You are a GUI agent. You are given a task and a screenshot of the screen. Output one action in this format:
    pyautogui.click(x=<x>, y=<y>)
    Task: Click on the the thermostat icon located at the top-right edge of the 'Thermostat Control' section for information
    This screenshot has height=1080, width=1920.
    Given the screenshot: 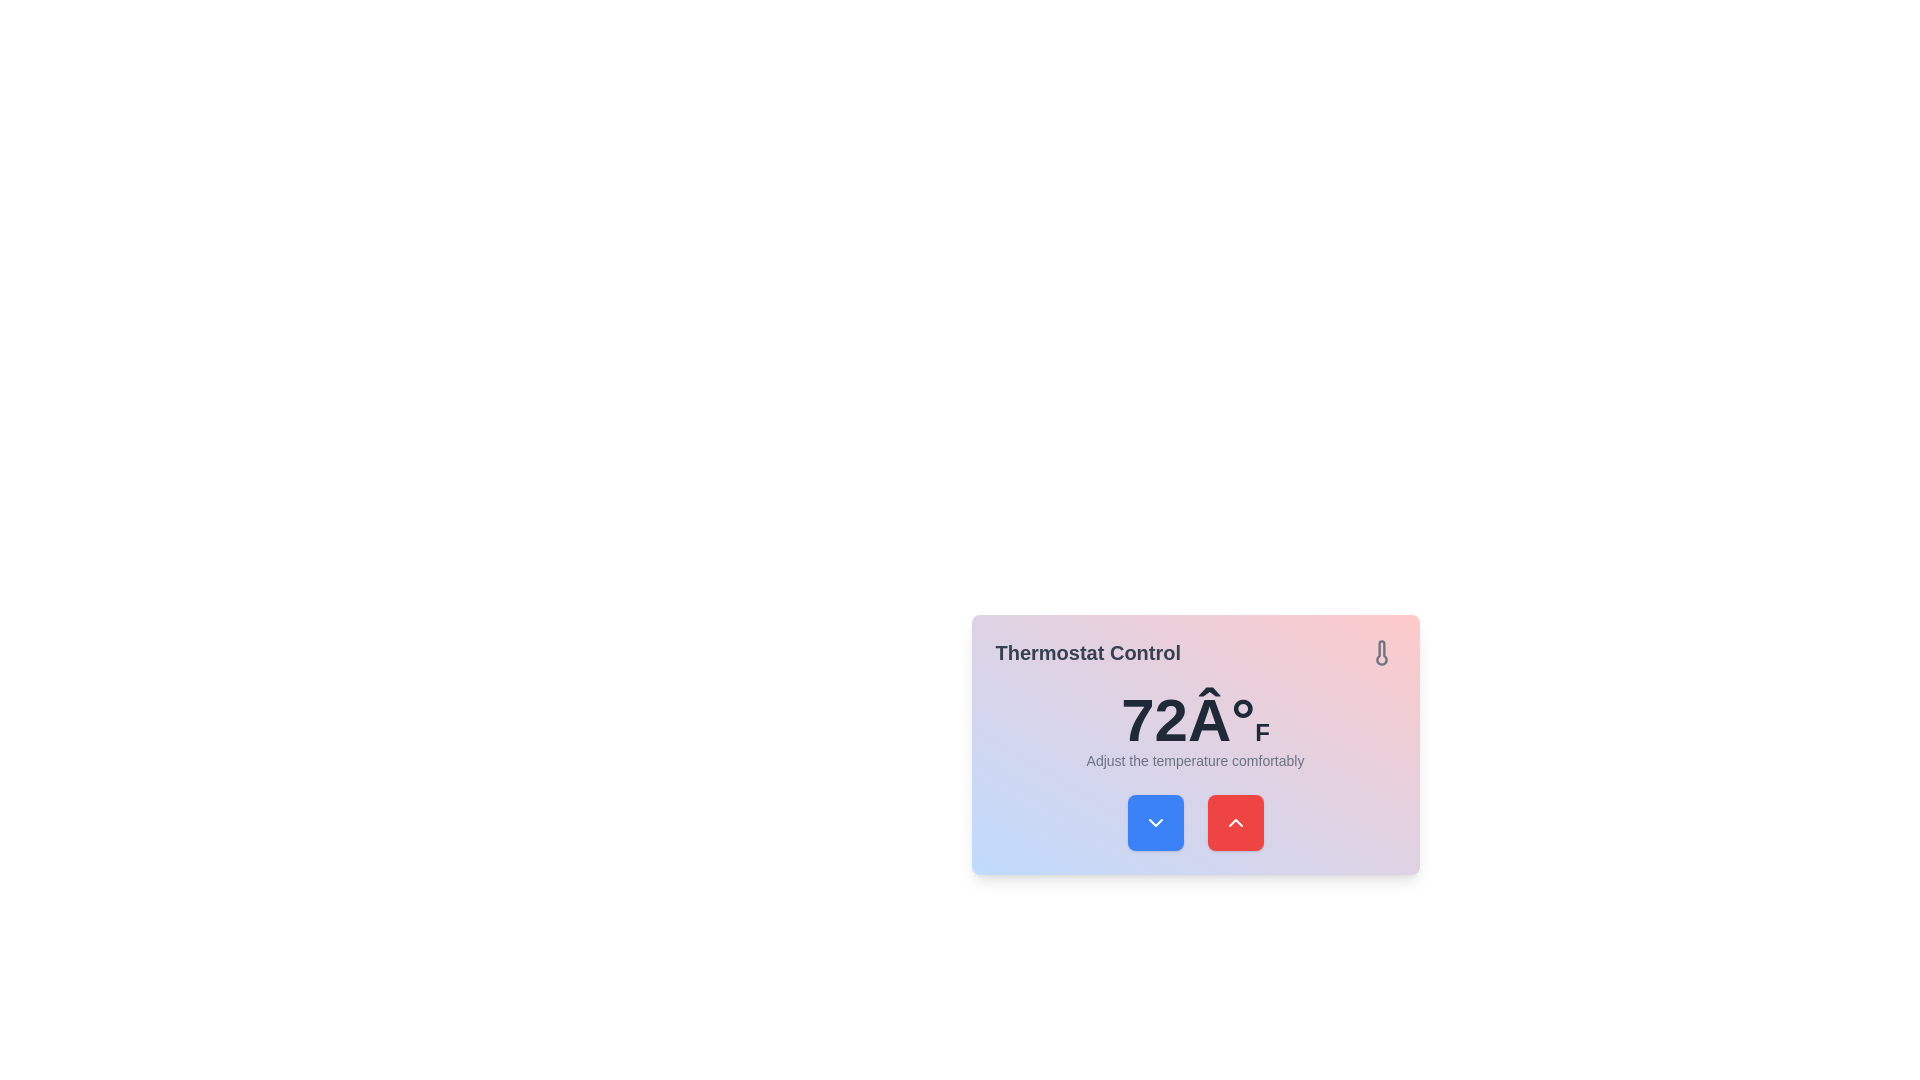 What is the action you would take?
    pyautogui.click(x=1380, y=652)
    